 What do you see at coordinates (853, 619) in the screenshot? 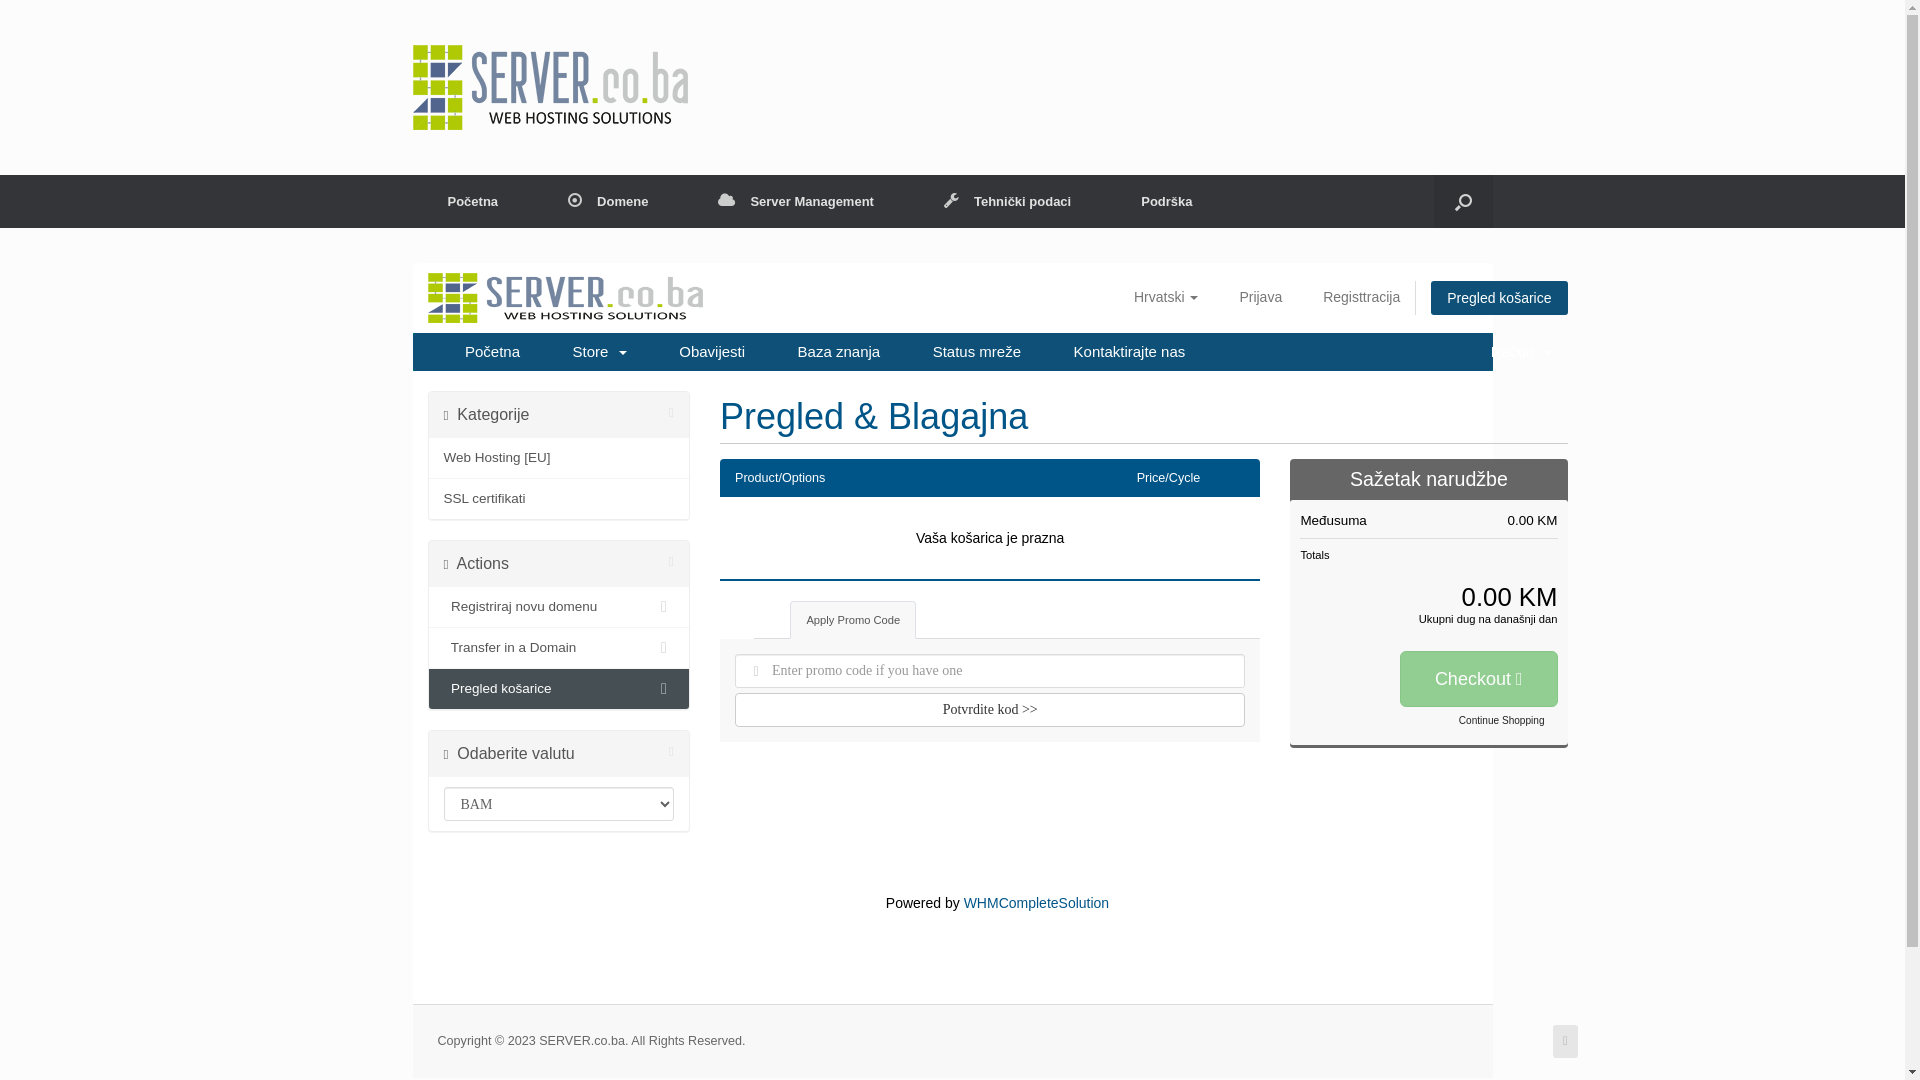
I see `'Apply Promo Code'` at bounding box center [853, 619].